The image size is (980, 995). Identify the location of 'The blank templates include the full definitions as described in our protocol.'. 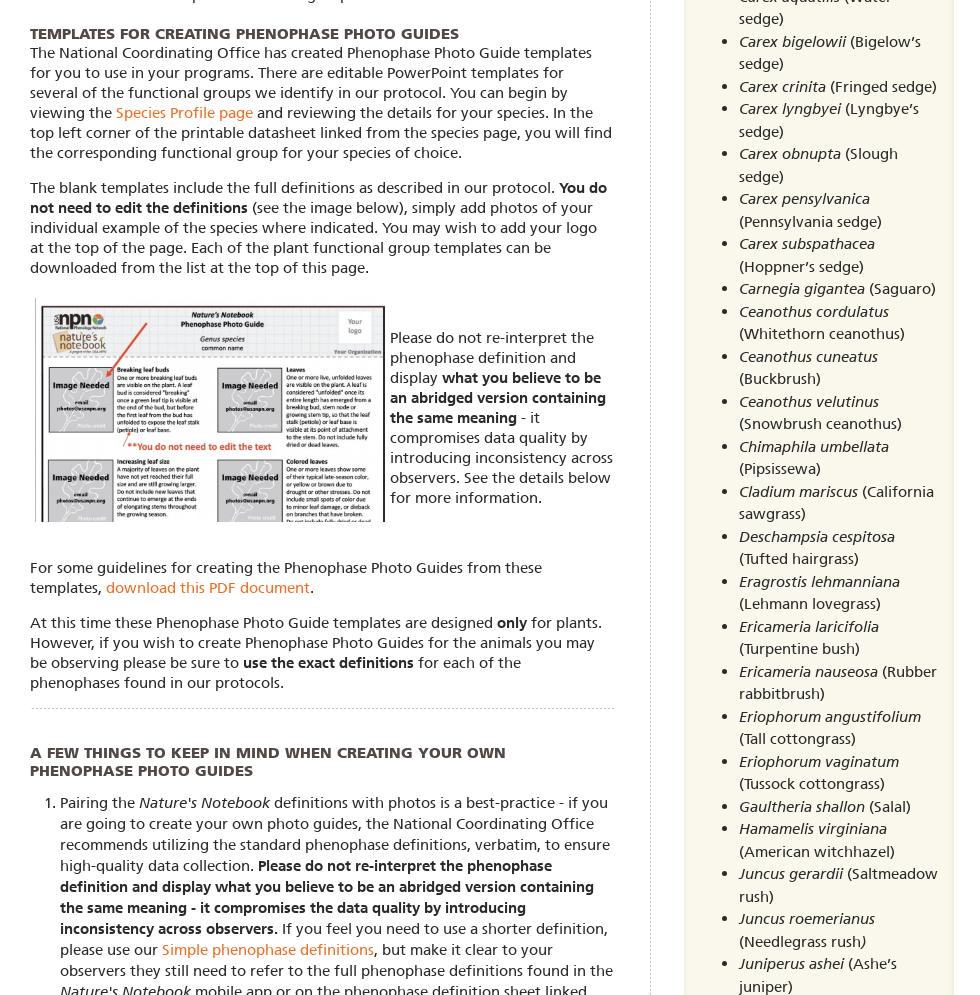
(294, 186).